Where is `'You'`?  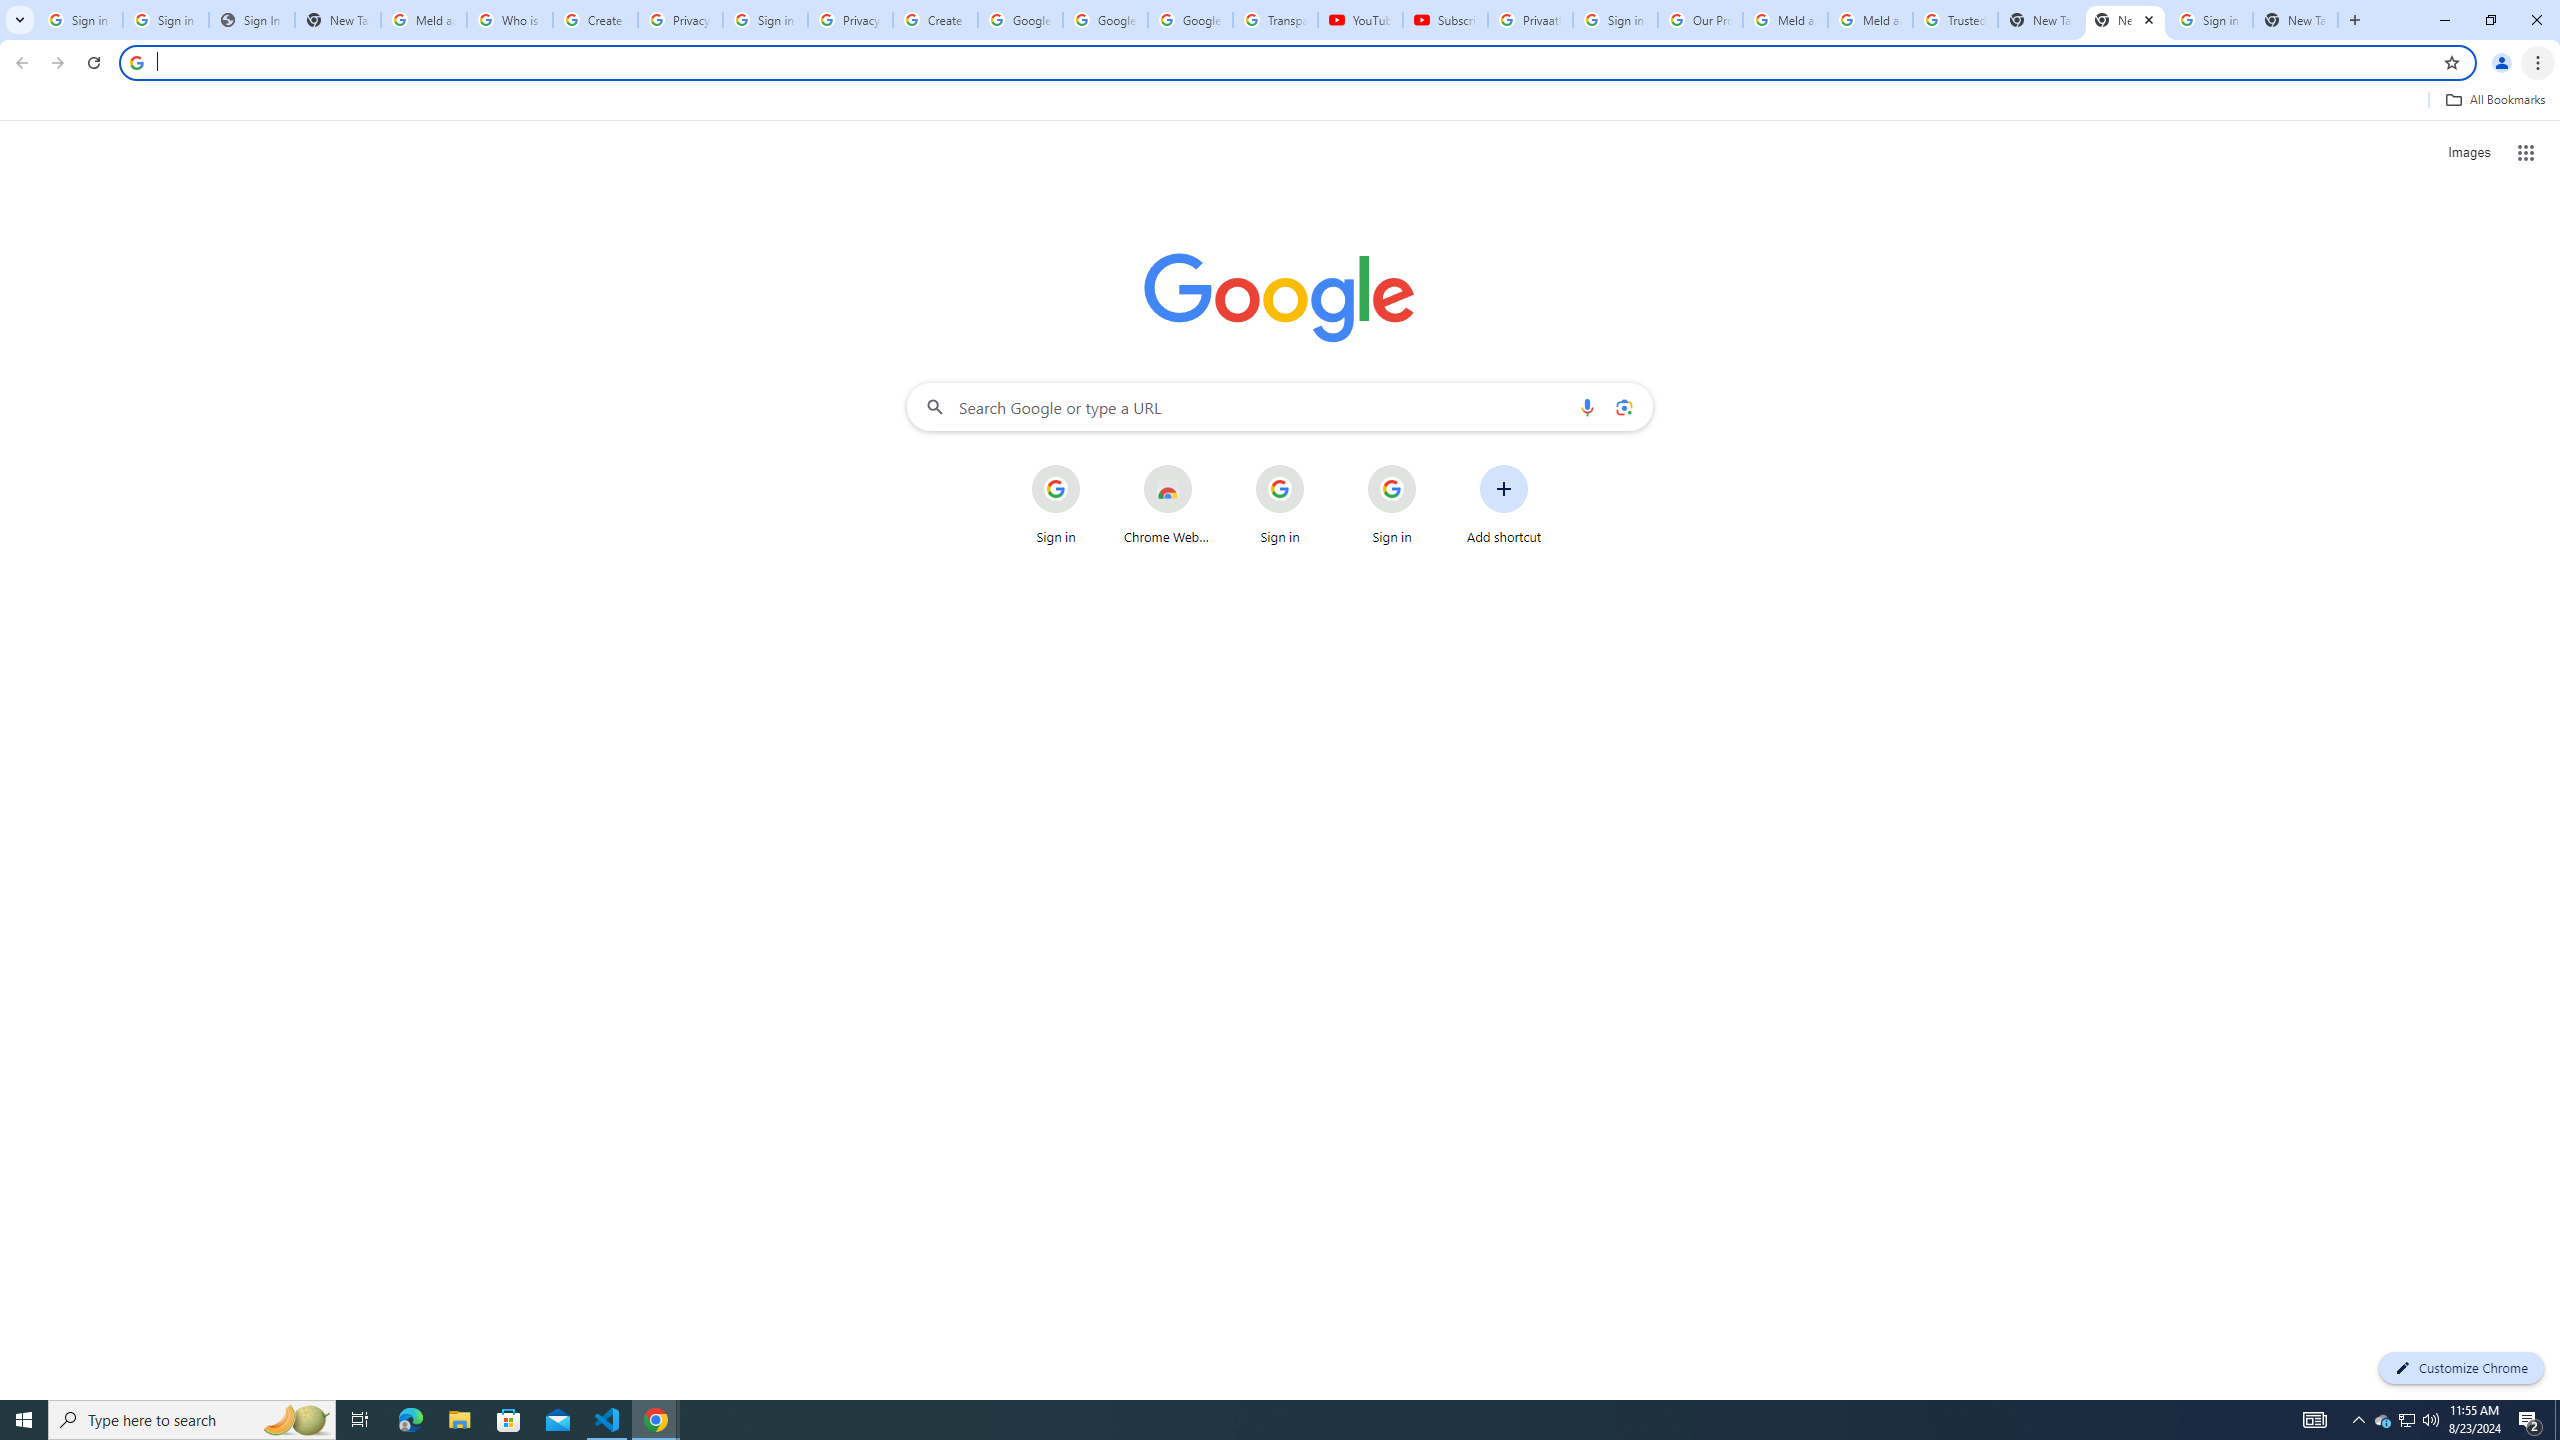 'You' is located at coordinates (2502, 62).